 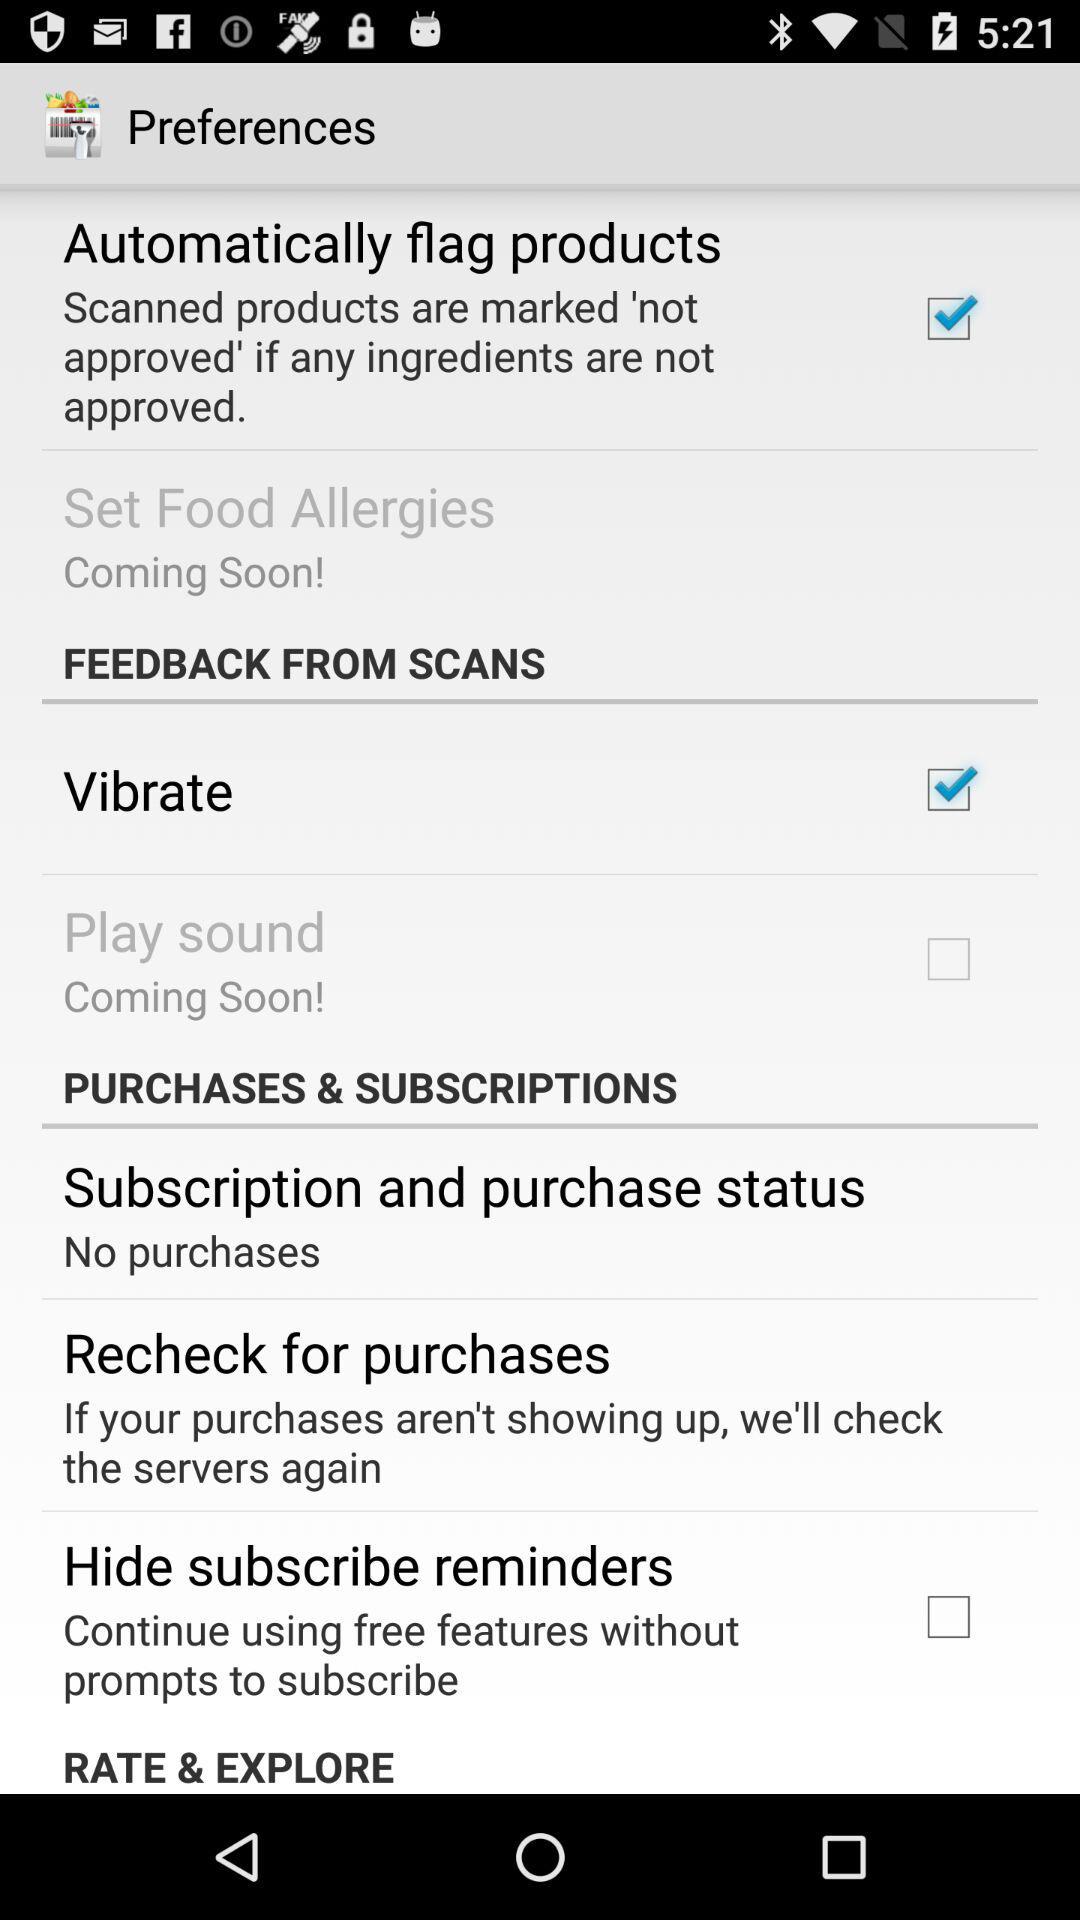 I want to click on the feedback from scans icon, so click(x=540, y=662).